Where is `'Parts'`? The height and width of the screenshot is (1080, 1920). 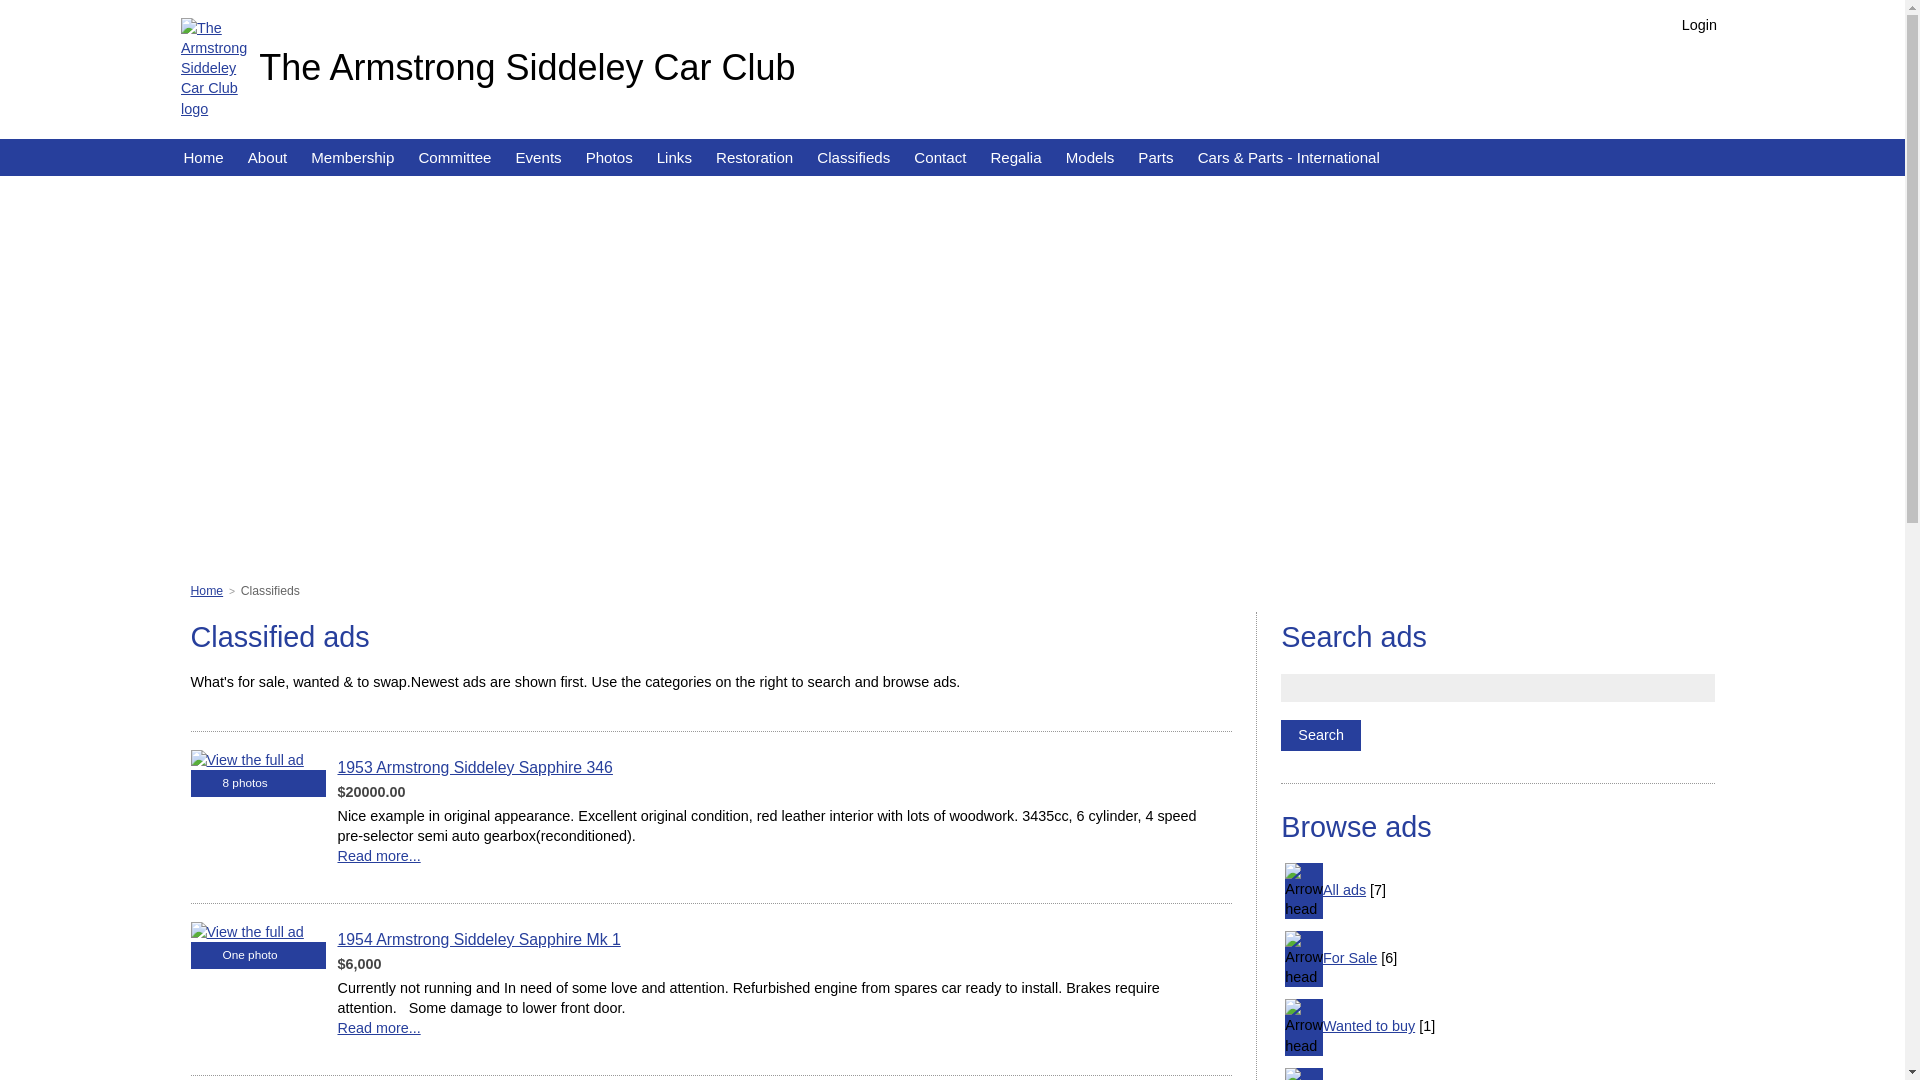
'Parts' is located at coordinates (1155, 157).